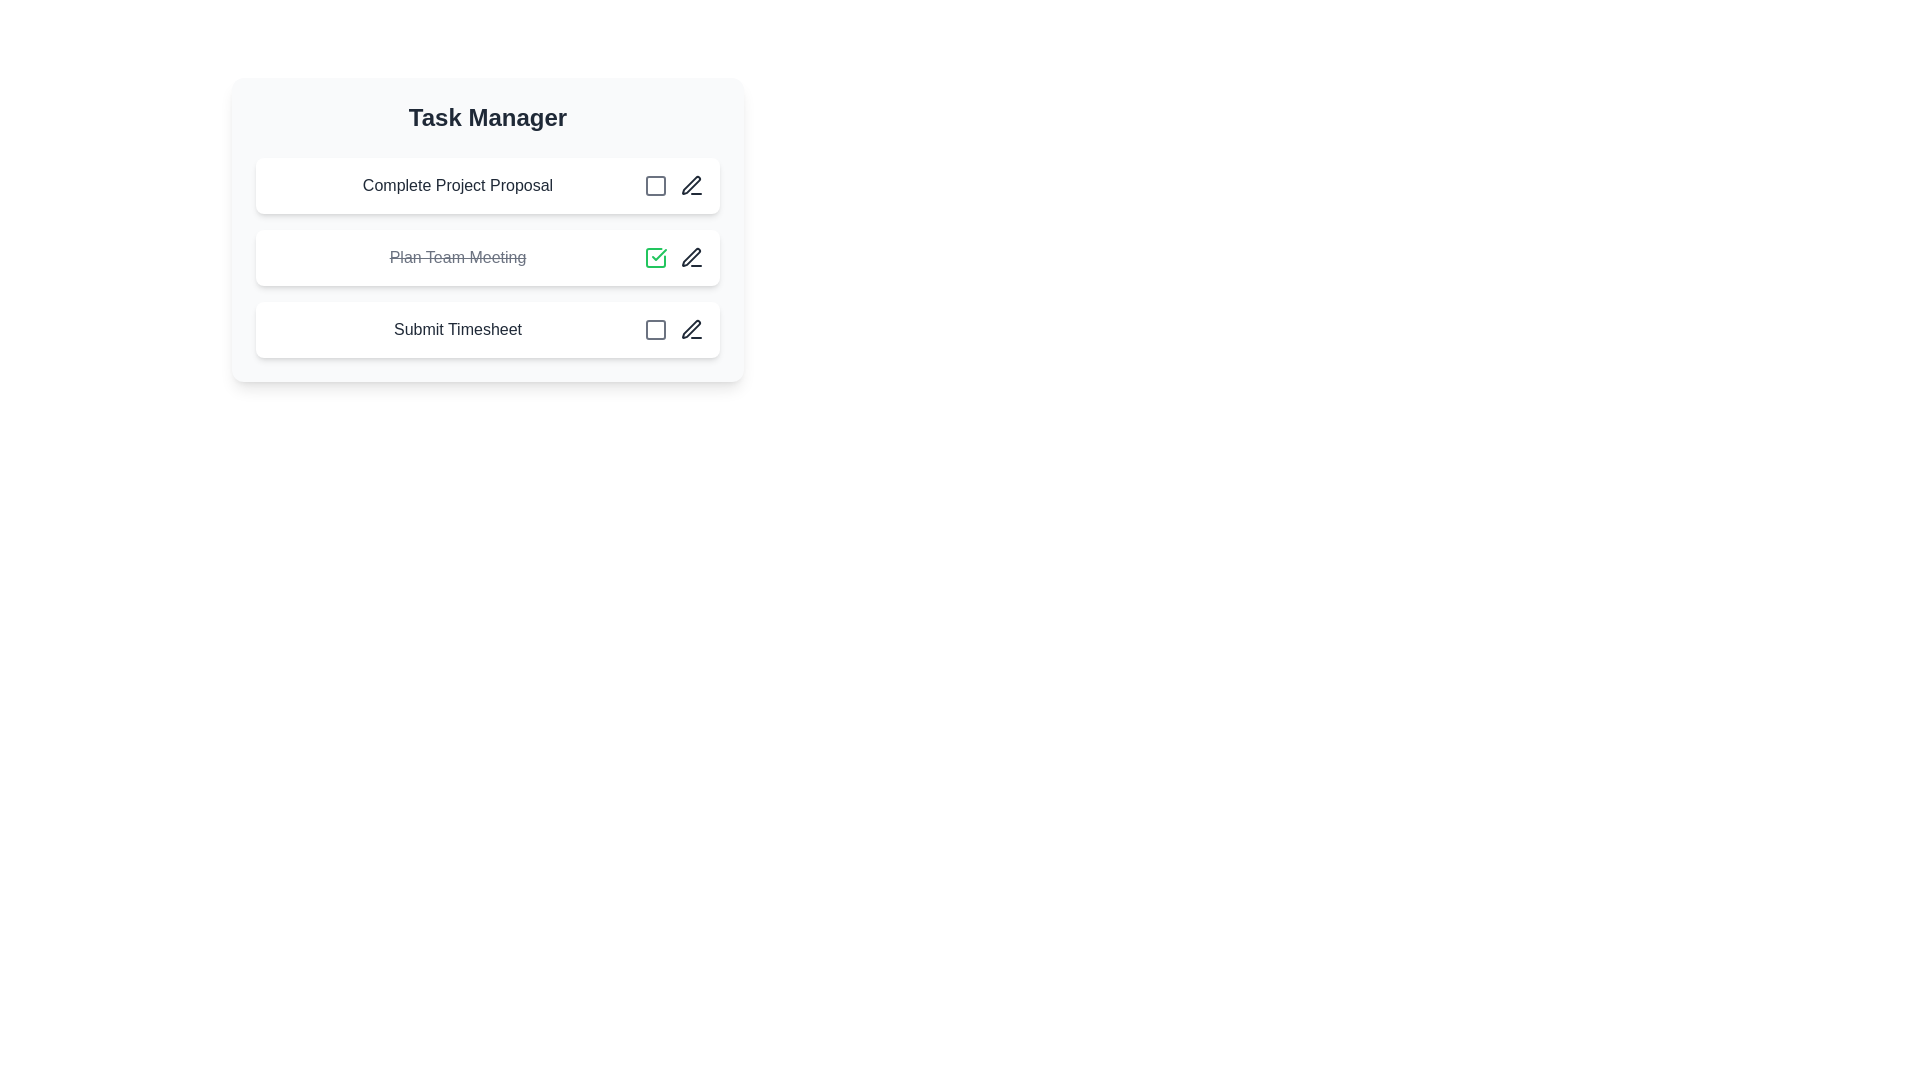 The width and height of the screenshot is (1920, 1080). I want to click on the checkmark icon located to the right of the task text 'Plan Team Meeting' to mark the task as completed, so click(673, 257).